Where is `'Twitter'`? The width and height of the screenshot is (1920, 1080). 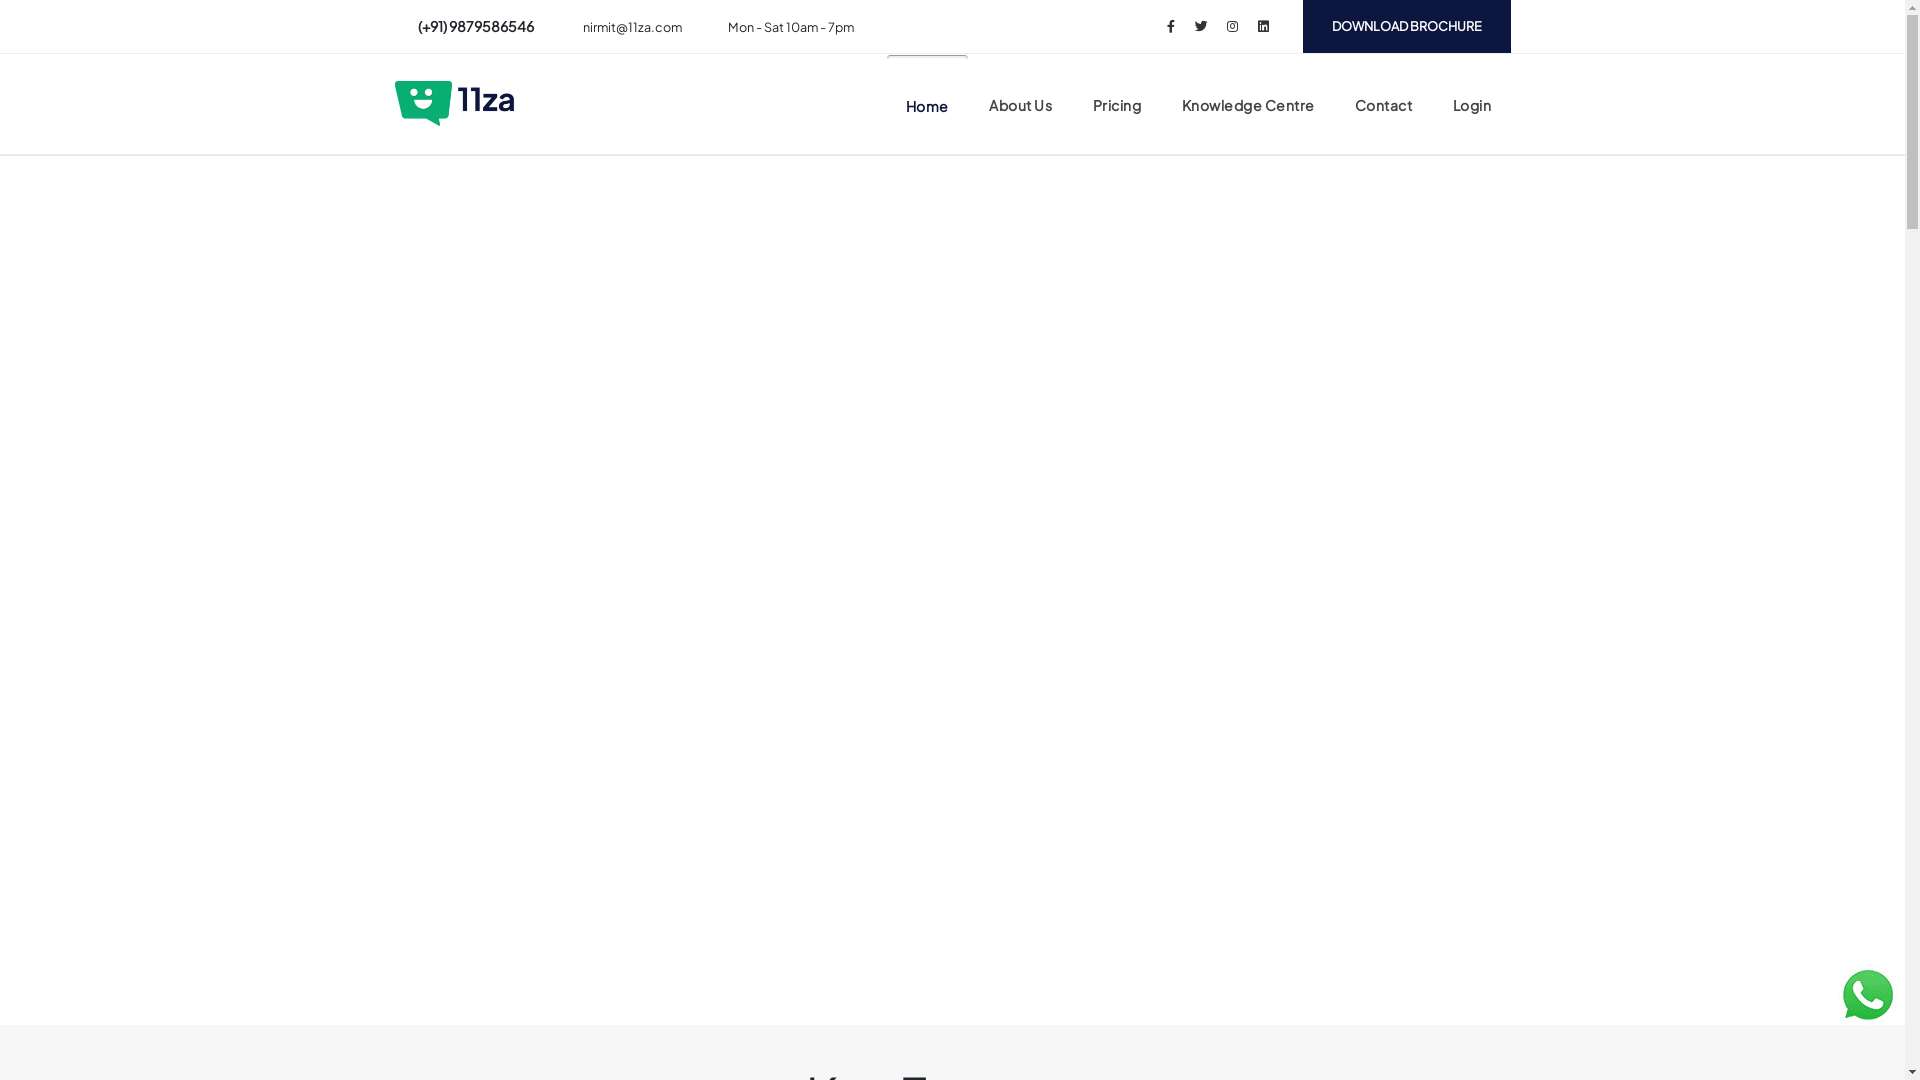 'Twitter' is located at coordinates (1200, 26).